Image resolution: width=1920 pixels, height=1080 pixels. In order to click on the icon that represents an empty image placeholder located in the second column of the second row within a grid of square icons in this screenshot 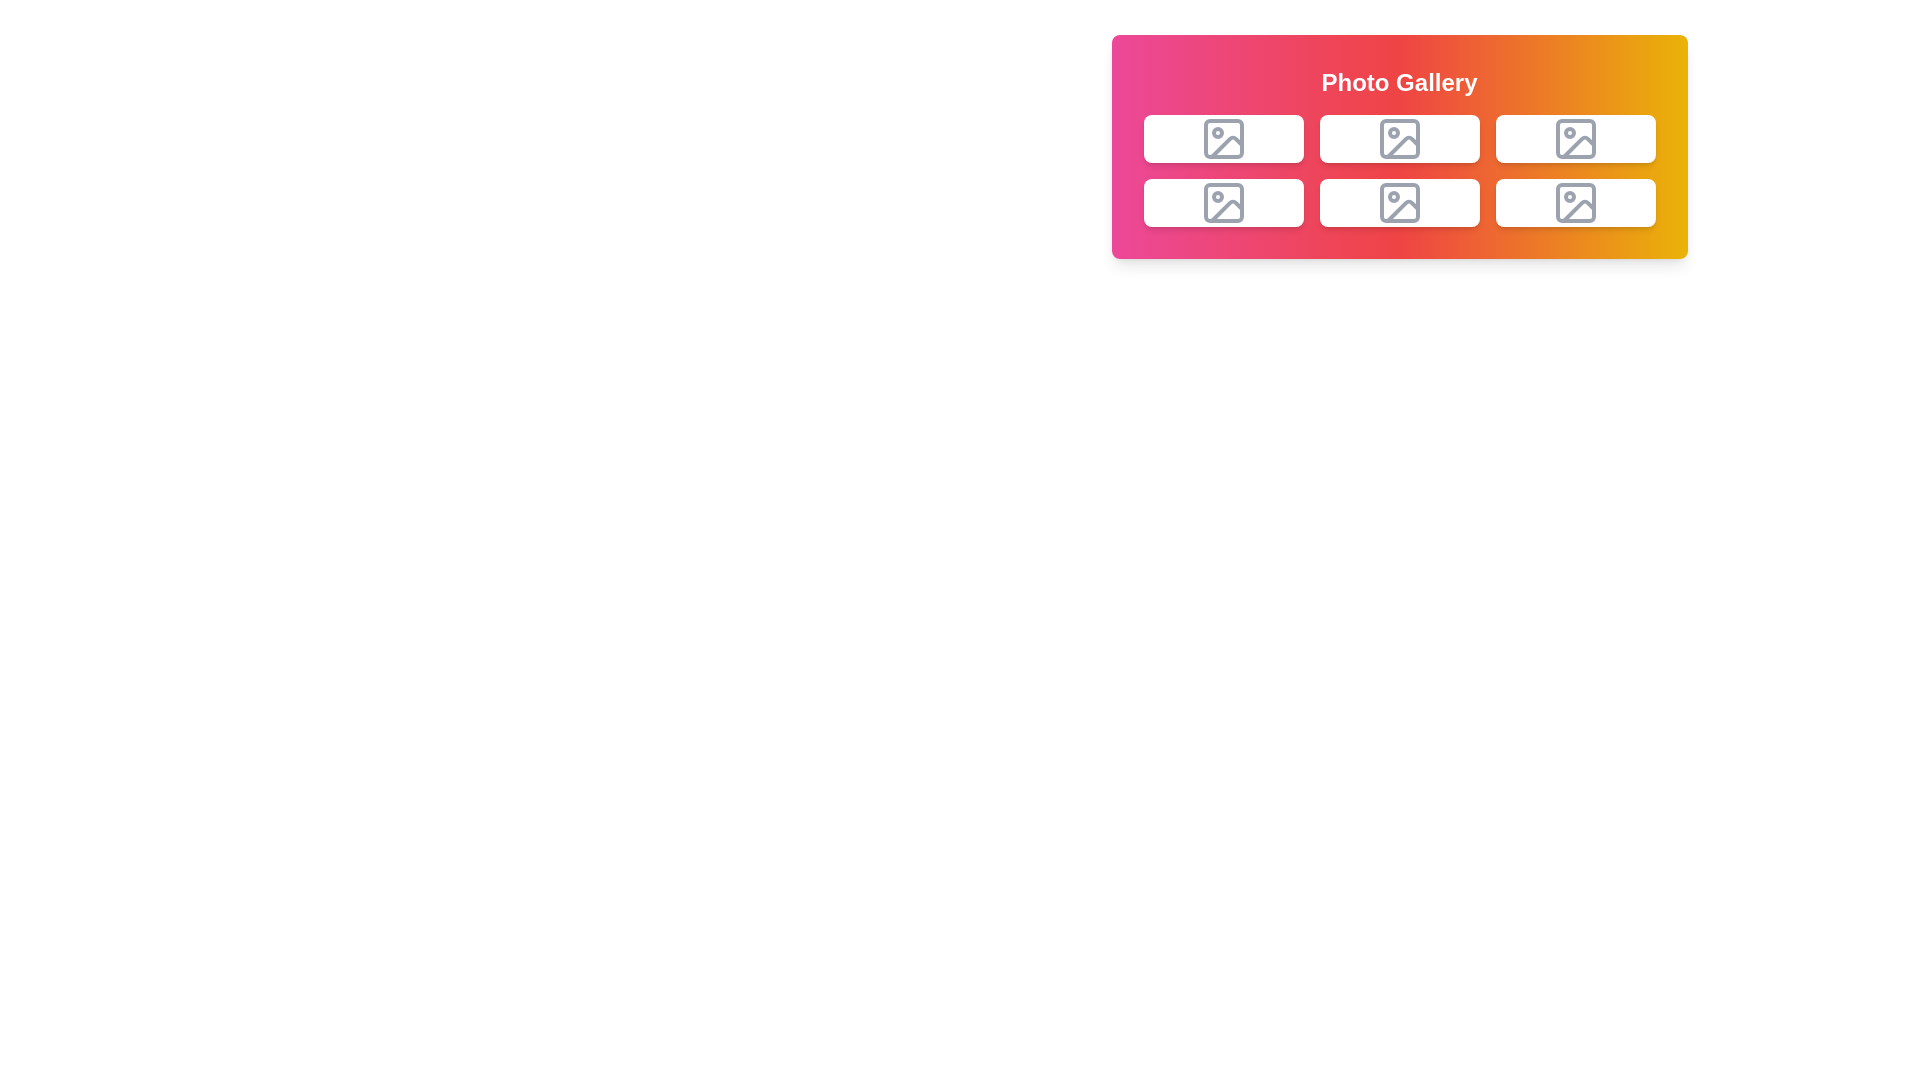, I will do `click(1574, 137)`.